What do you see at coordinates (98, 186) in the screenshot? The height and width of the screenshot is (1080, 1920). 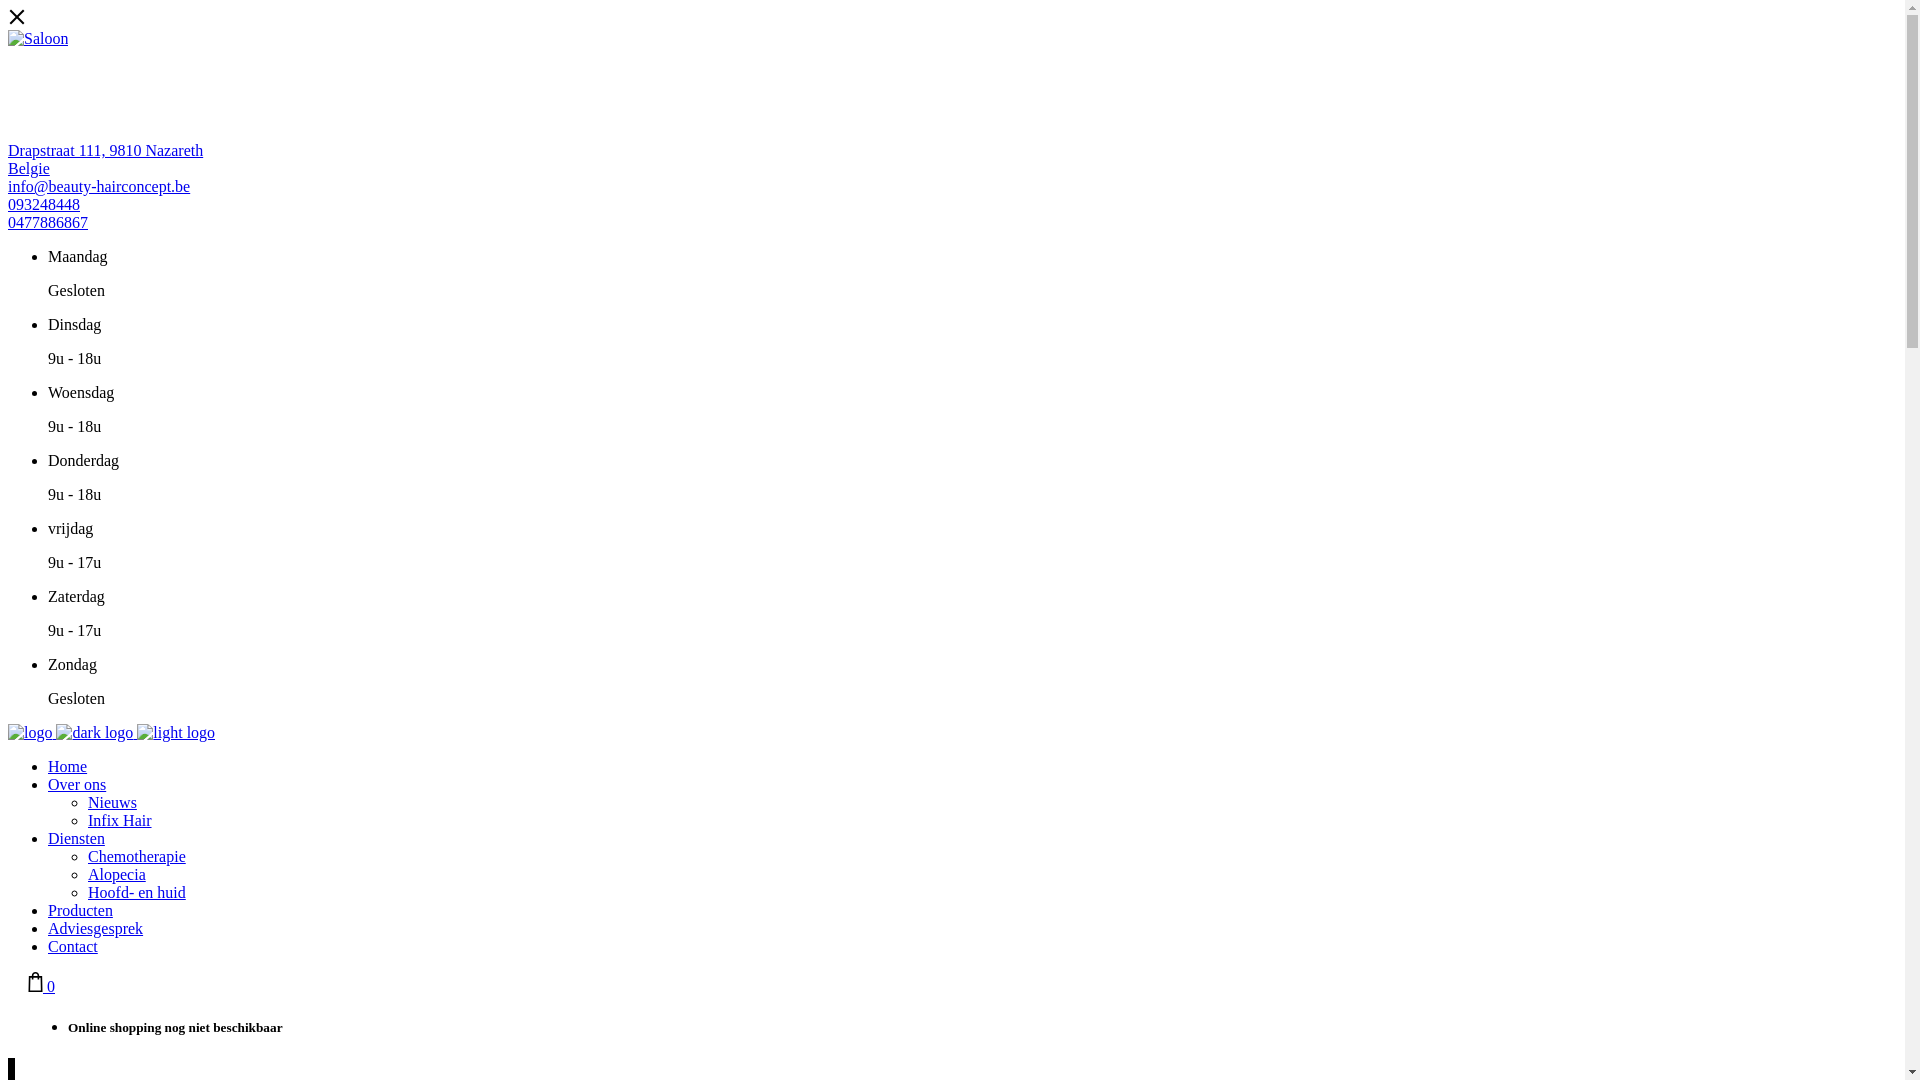 I see `'info@beauty-hairconcept.be'` at bounding box center [98, 186].